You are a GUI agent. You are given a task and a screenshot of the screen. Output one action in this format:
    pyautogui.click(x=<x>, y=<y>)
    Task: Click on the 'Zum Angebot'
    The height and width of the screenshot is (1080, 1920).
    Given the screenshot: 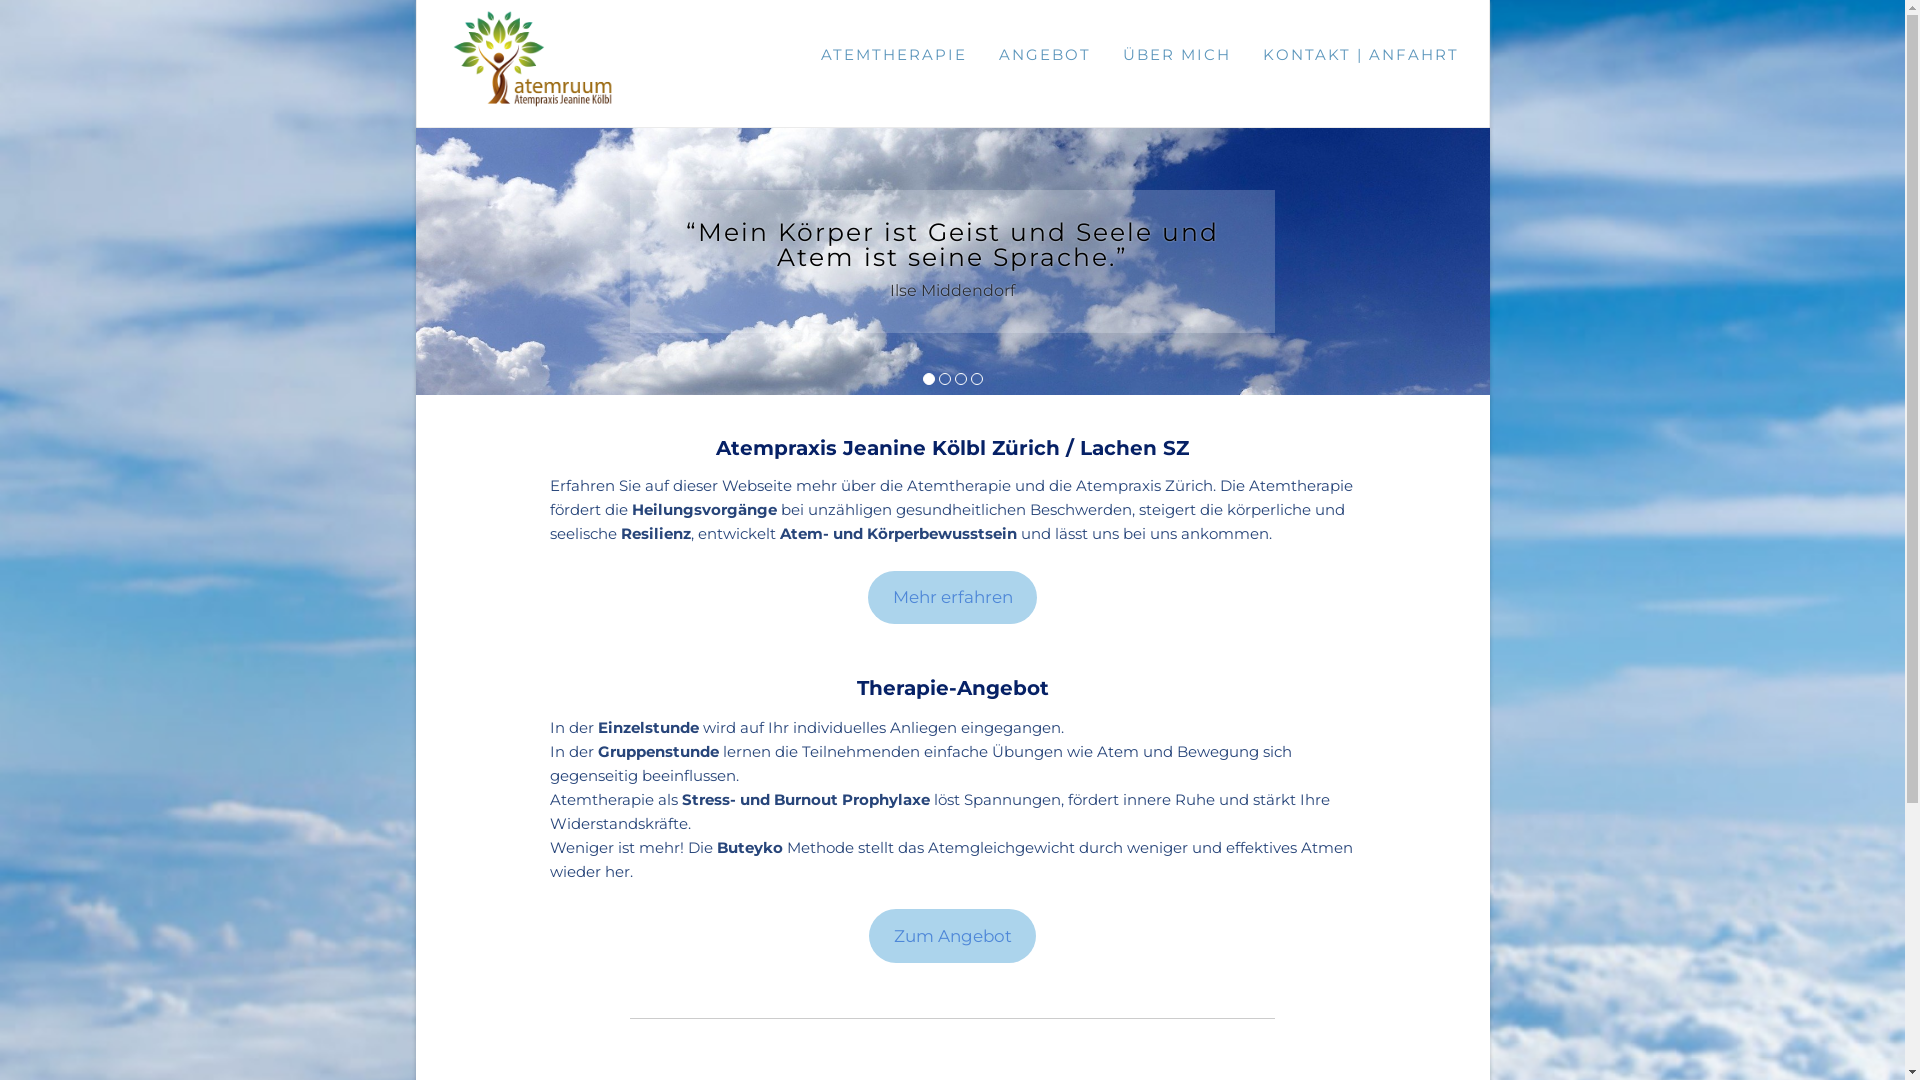 What is the action you would take?
    pyautogui.click(x=868, y=936)
    